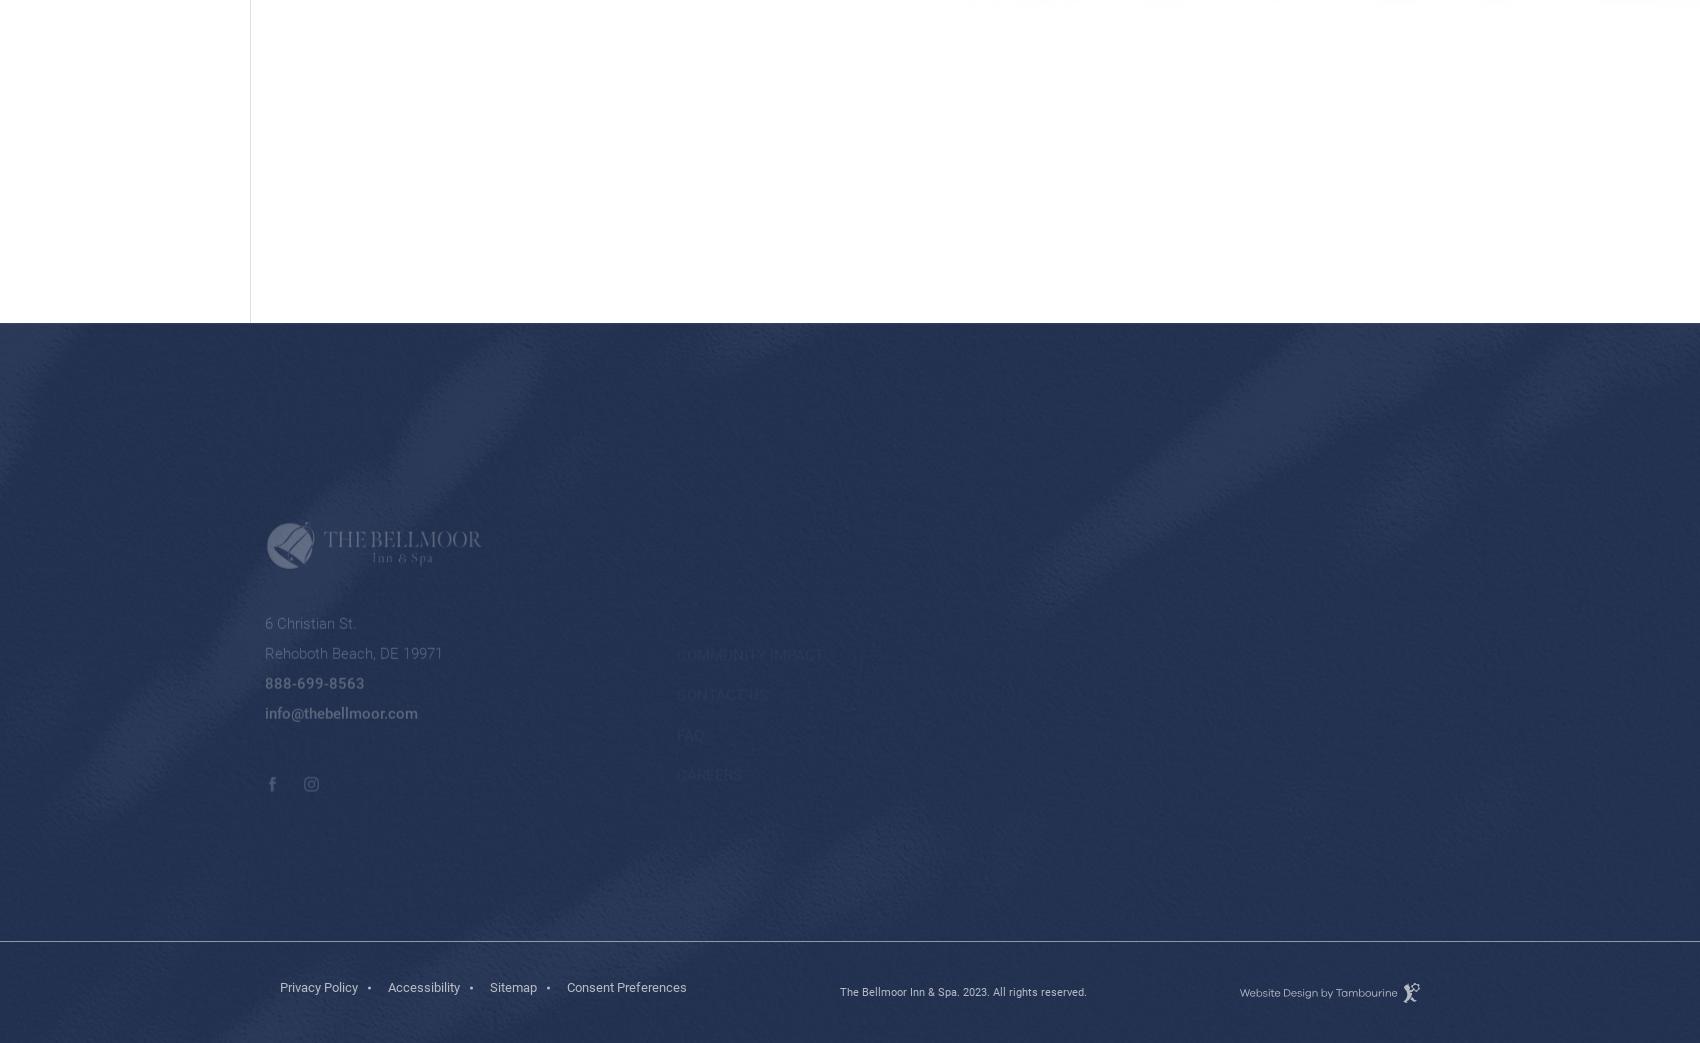 This screenshot has height=1043, width=1700. Describe the element at coordinates (565, 987) in the screenshot. I see `'Consent Preferences'` at that location.